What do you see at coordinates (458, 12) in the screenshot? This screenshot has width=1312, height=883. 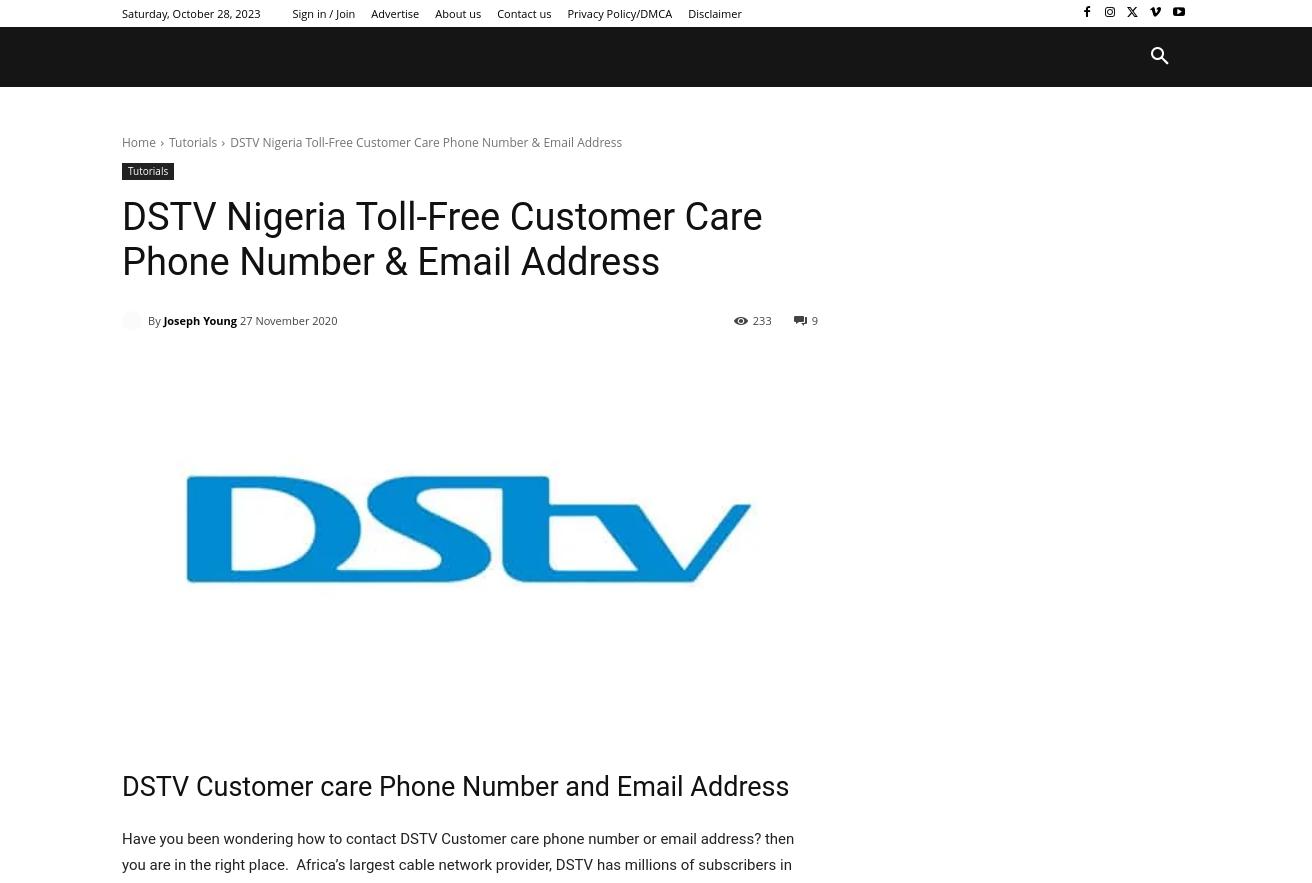 I see `'About us'` at bounding box center [458, 12].